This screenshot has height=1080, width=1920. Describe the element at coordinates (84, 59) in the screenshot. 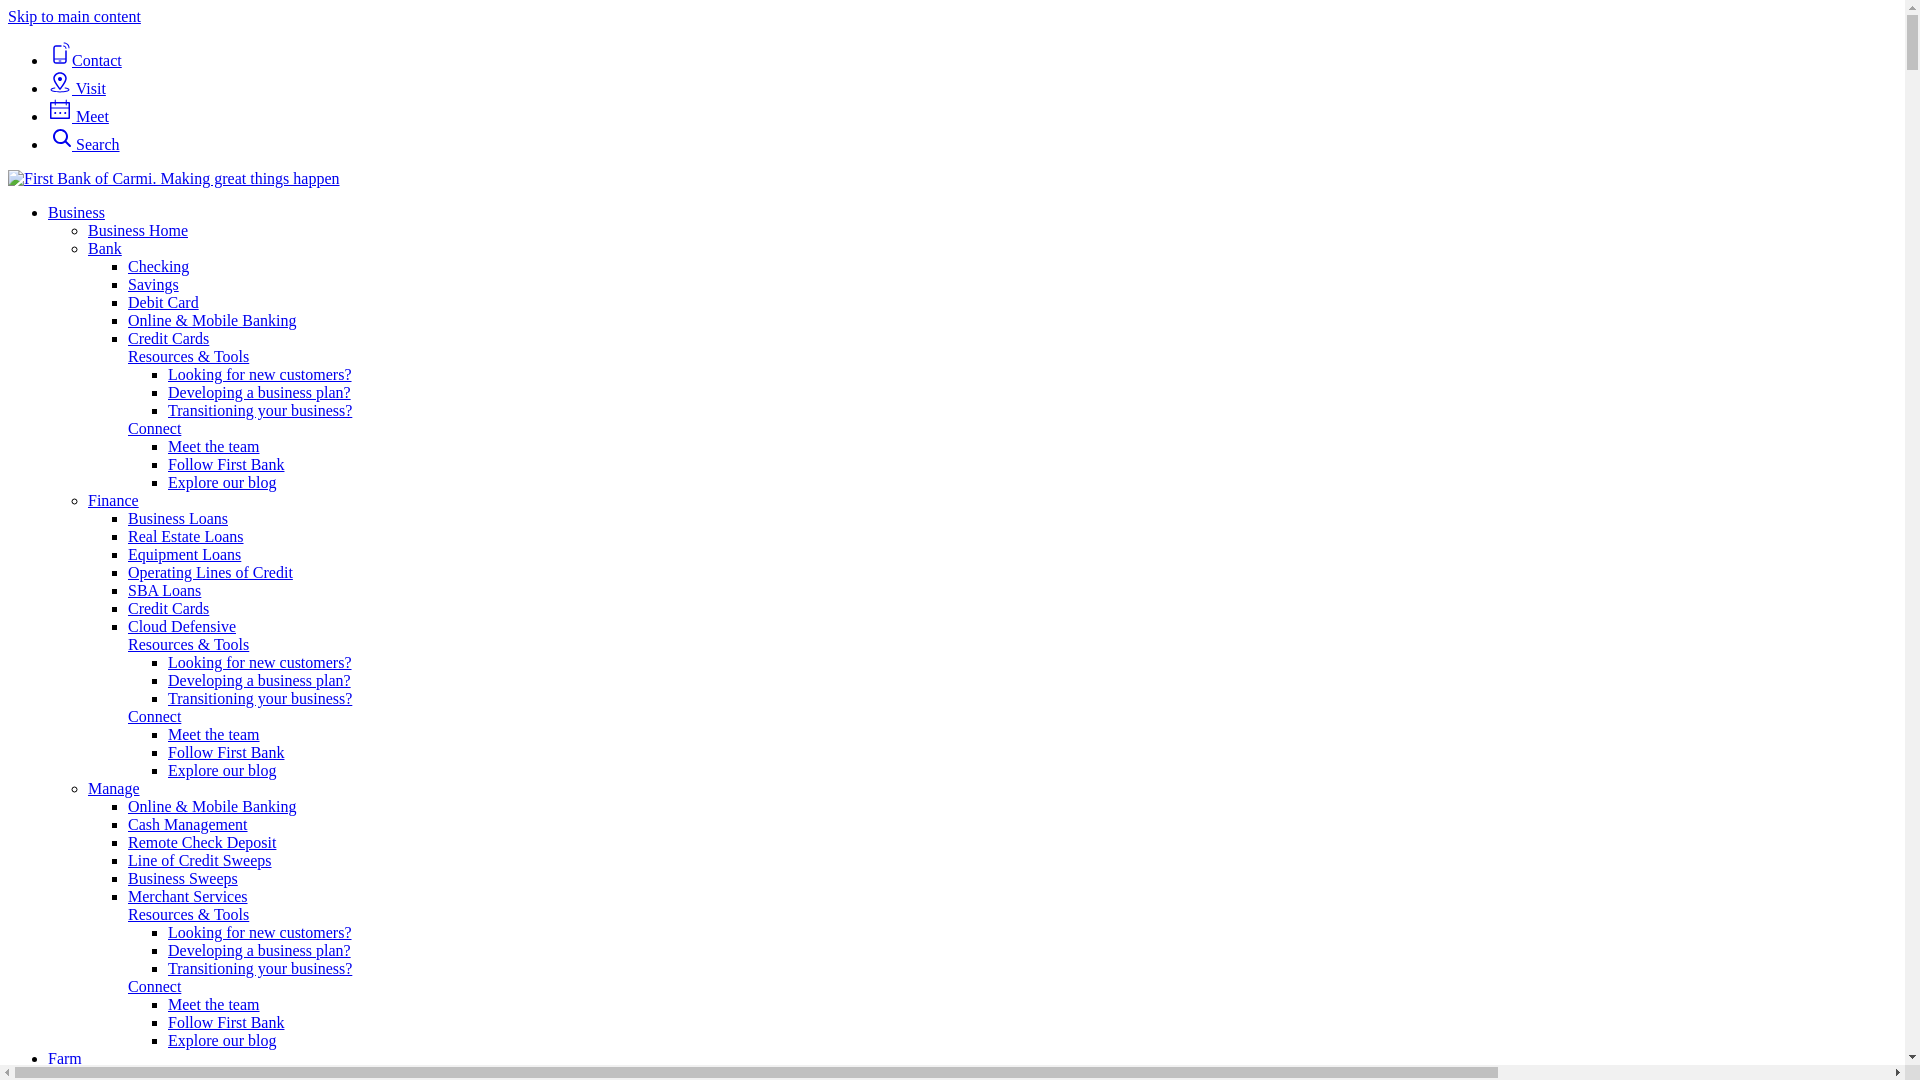

I see `'Contact'` at that location.